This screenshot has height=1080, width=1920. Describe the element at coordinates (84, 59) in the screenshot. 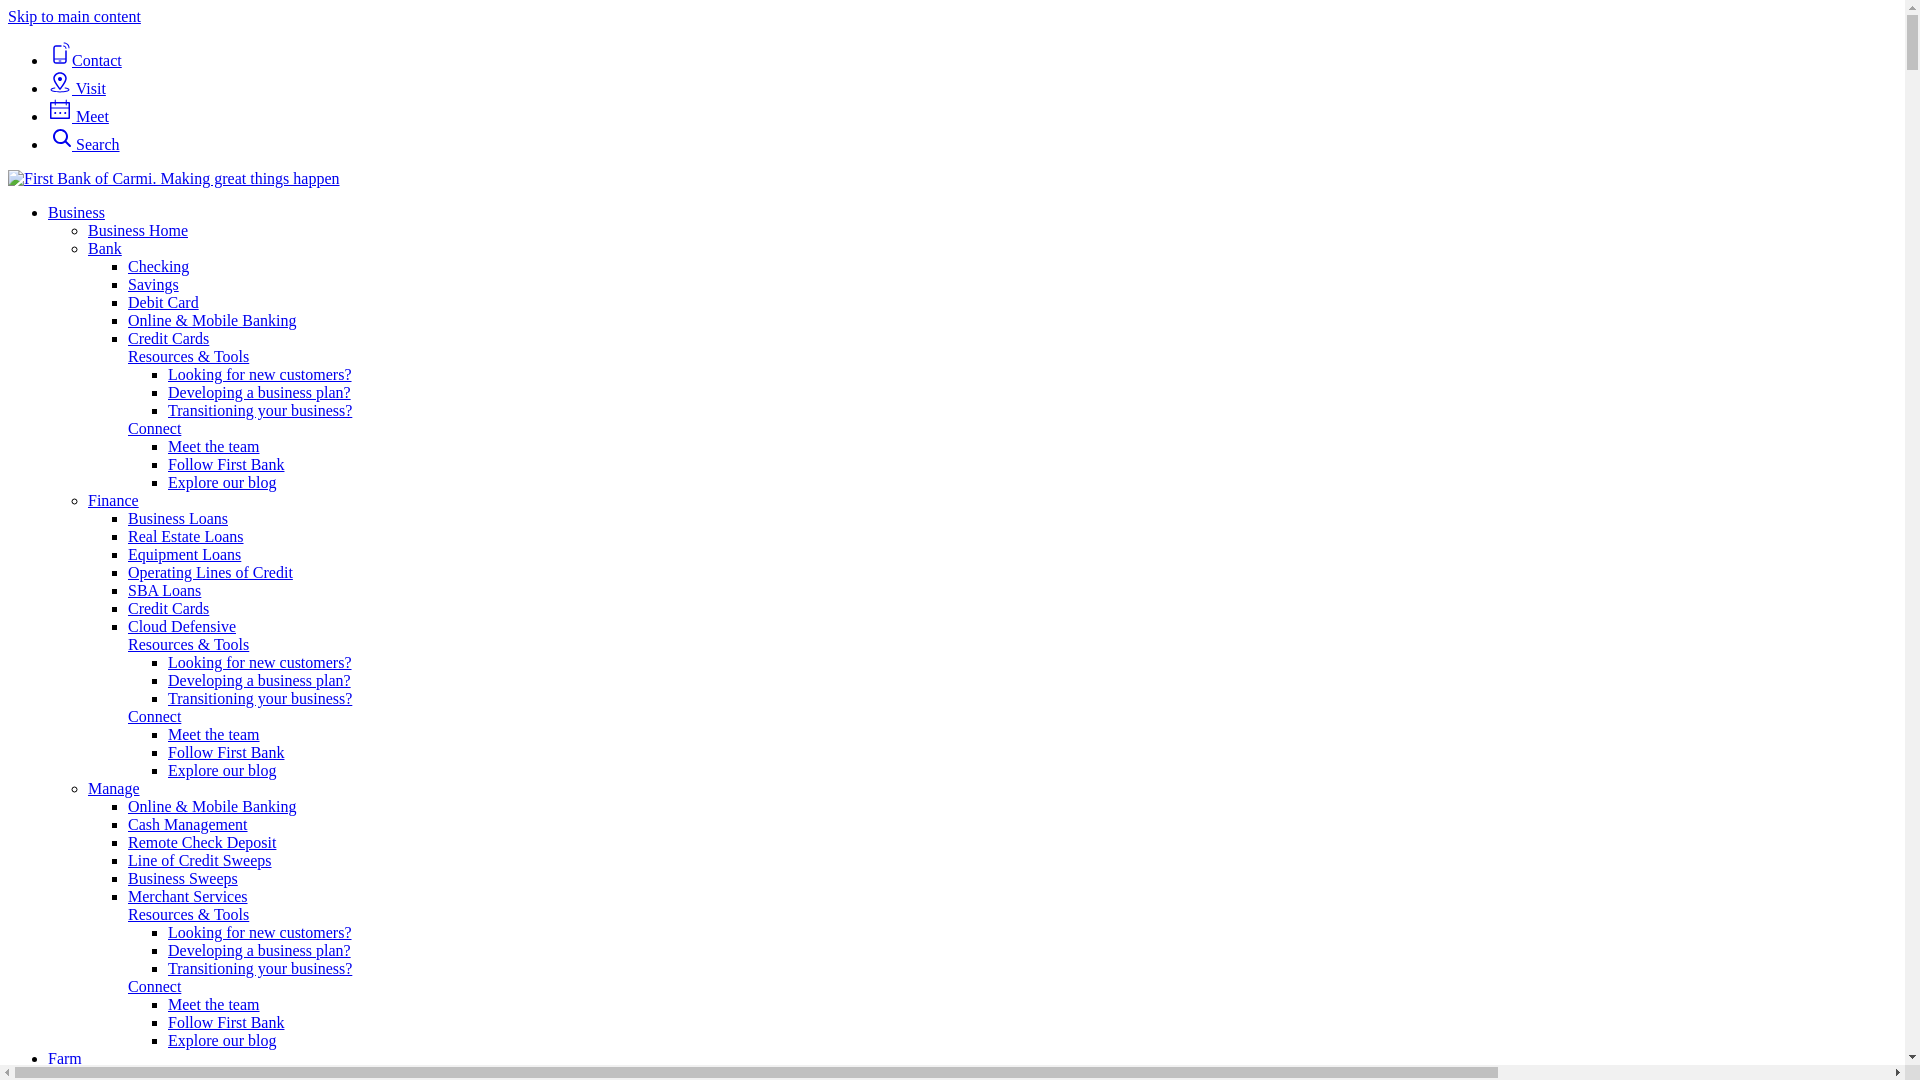

I see `'Contact'` at that location.